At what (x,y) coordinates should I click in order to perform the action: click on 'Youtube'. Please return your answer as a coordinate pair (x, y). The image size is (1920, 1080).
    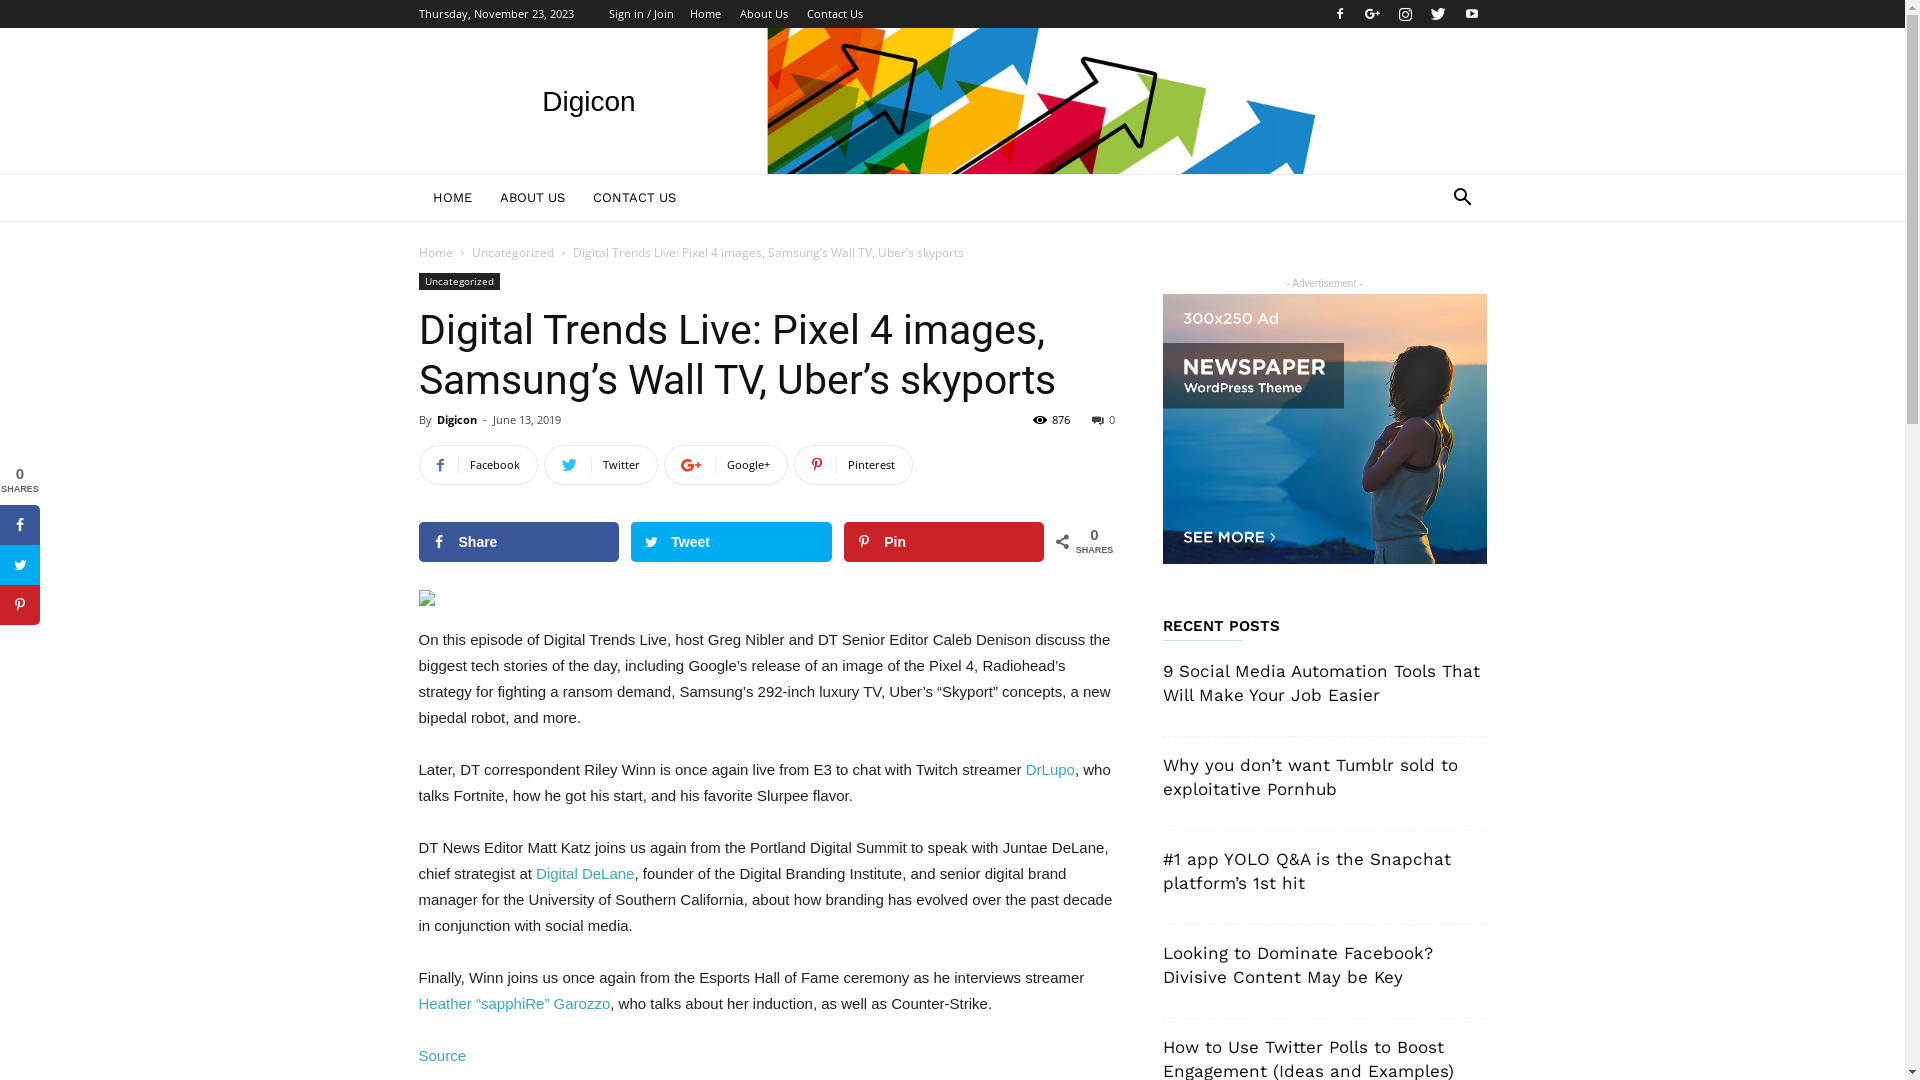
    Looking at the image, I should click on (1455, 14).